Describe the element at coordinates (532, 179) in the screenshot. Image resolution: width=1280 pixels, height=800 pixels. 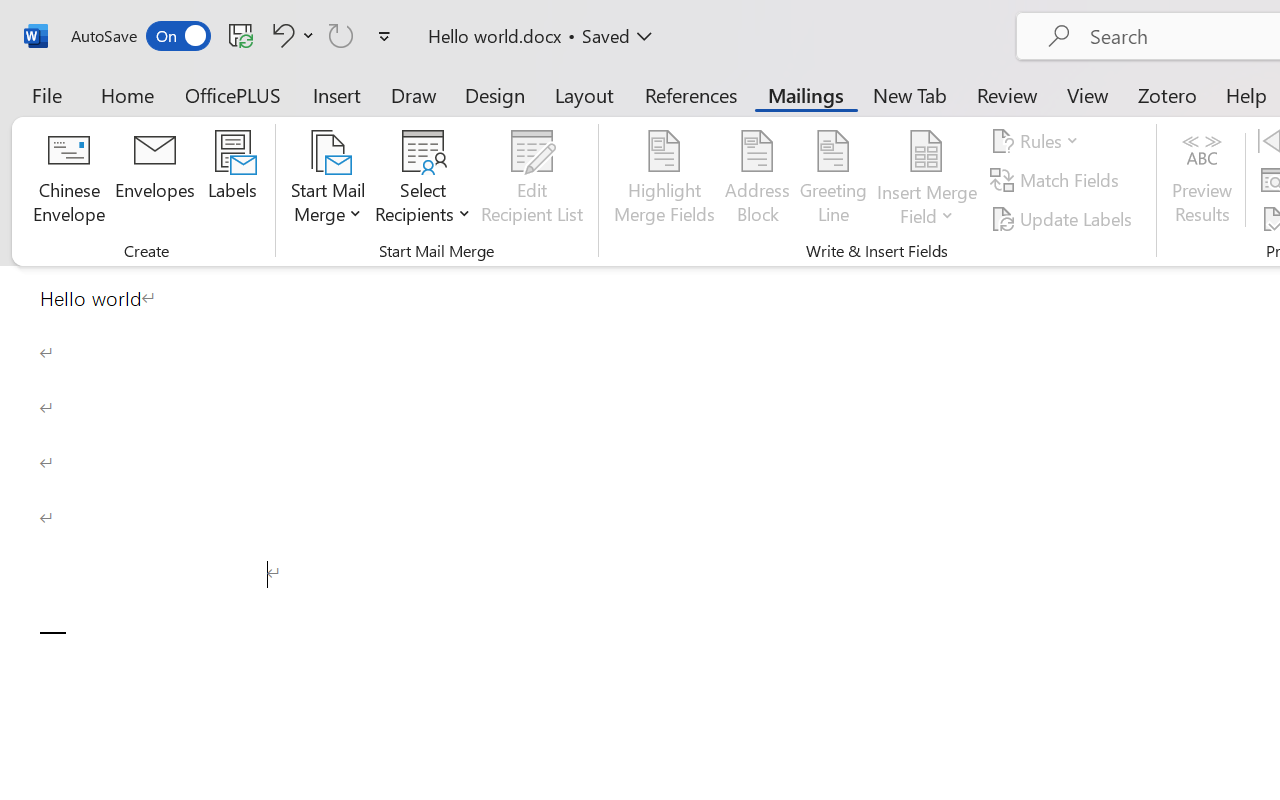
I see `'Edit Recipient List...'` at that location.